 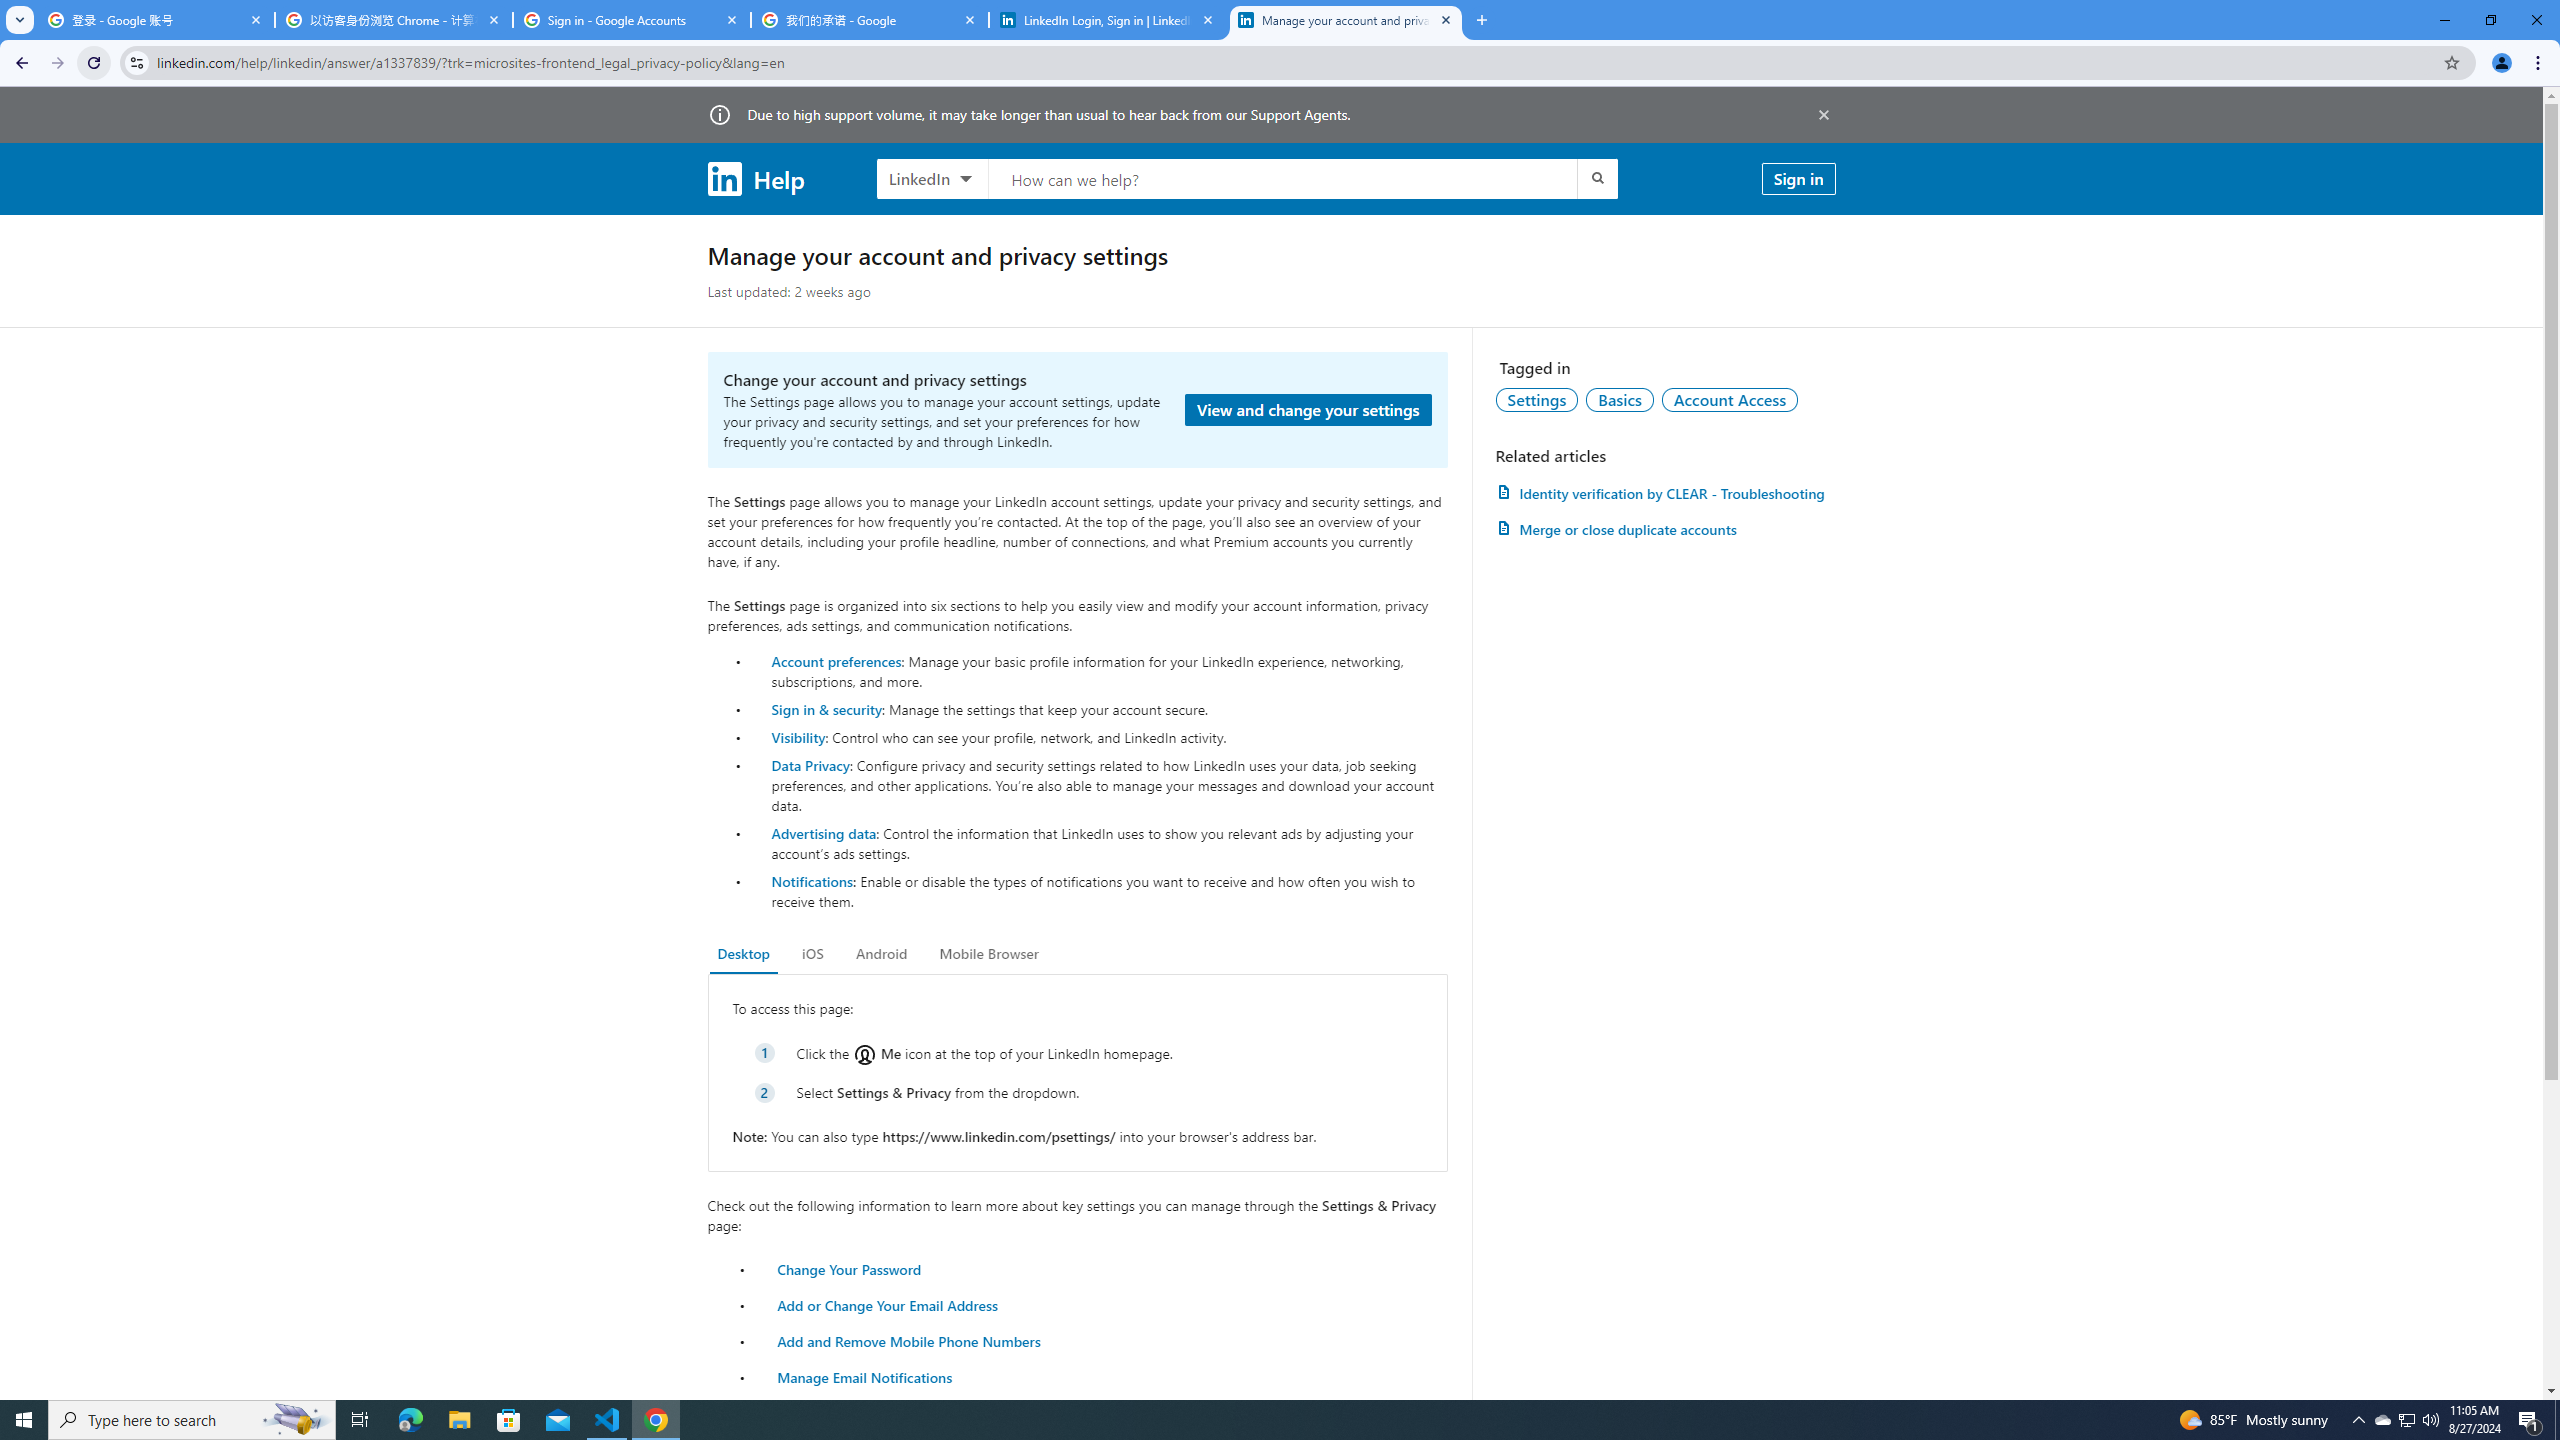 What do you see at coordinates (826, 708) in the screenshot?
I see `'Sign in & security'` at bounding box center [826, 708].